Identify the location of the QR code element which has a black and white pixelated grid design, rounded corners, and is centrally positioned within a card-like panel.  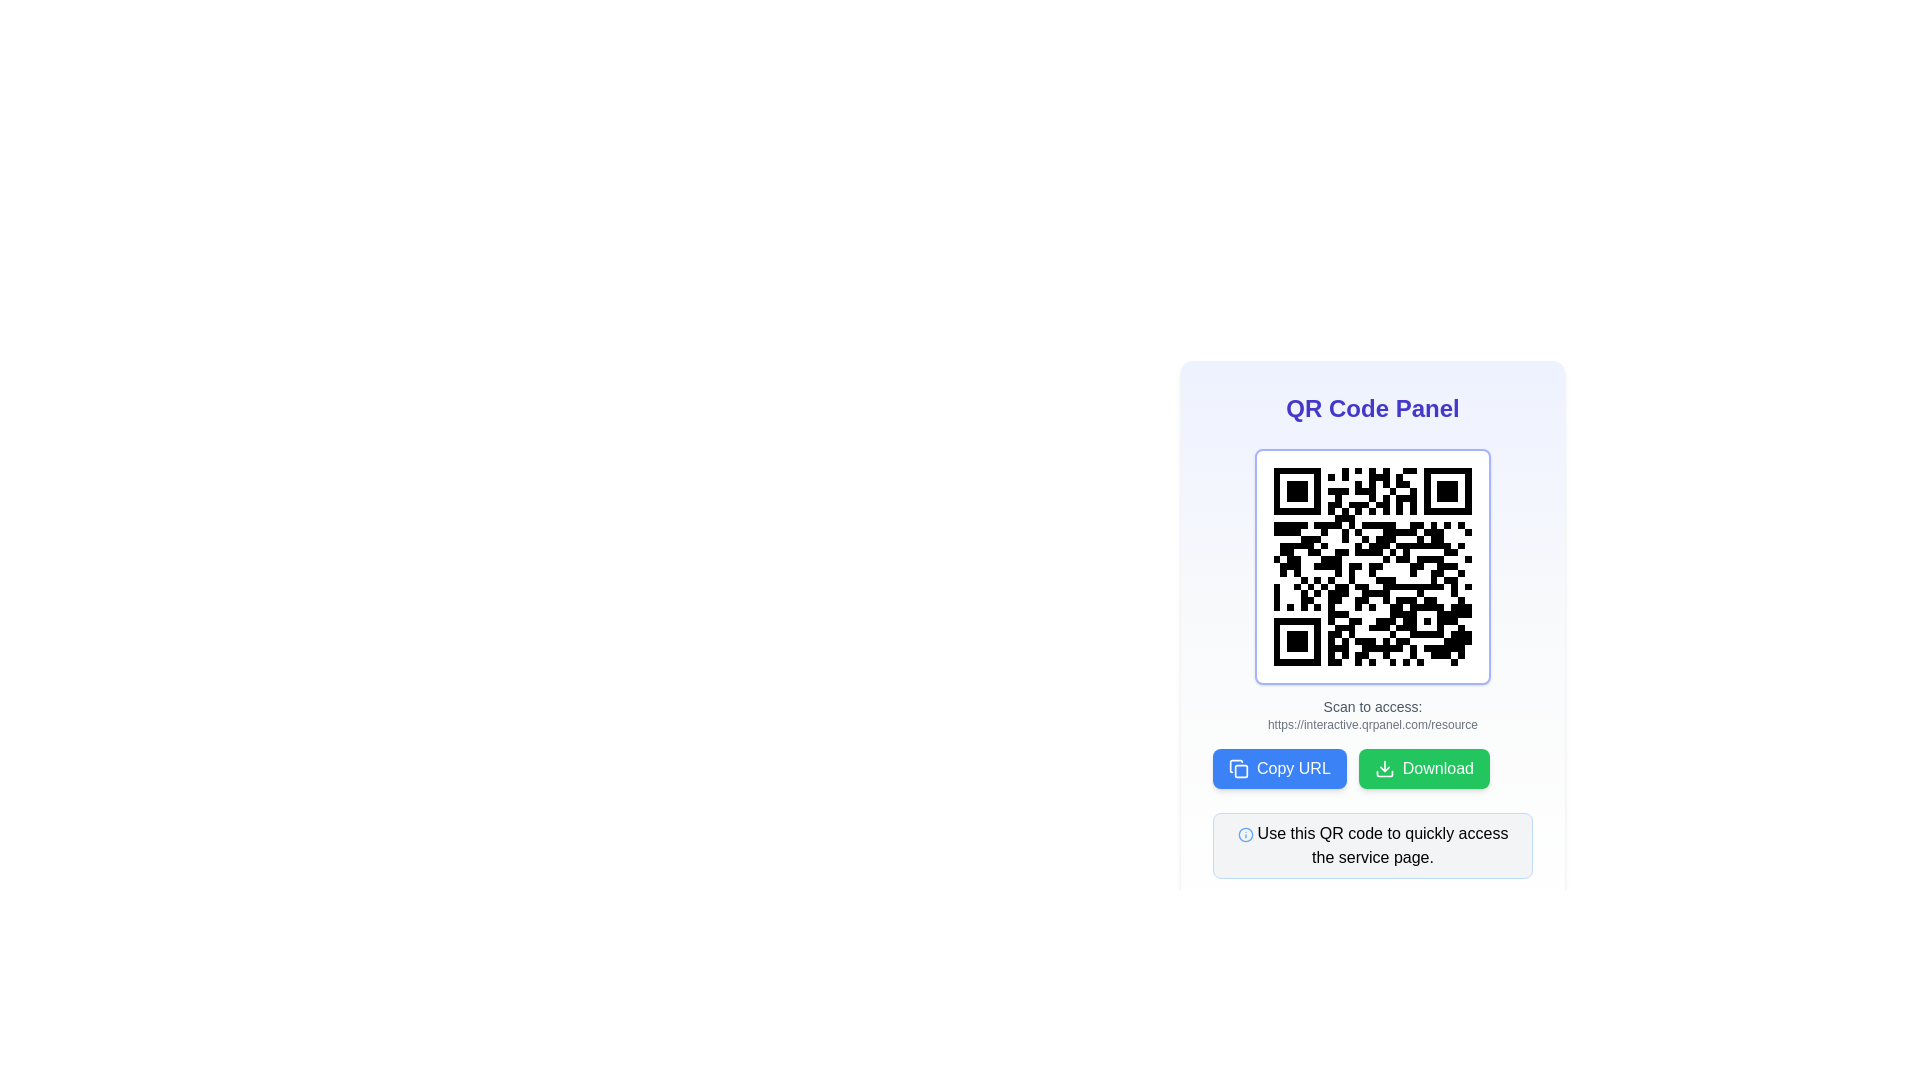
(1371, 567).